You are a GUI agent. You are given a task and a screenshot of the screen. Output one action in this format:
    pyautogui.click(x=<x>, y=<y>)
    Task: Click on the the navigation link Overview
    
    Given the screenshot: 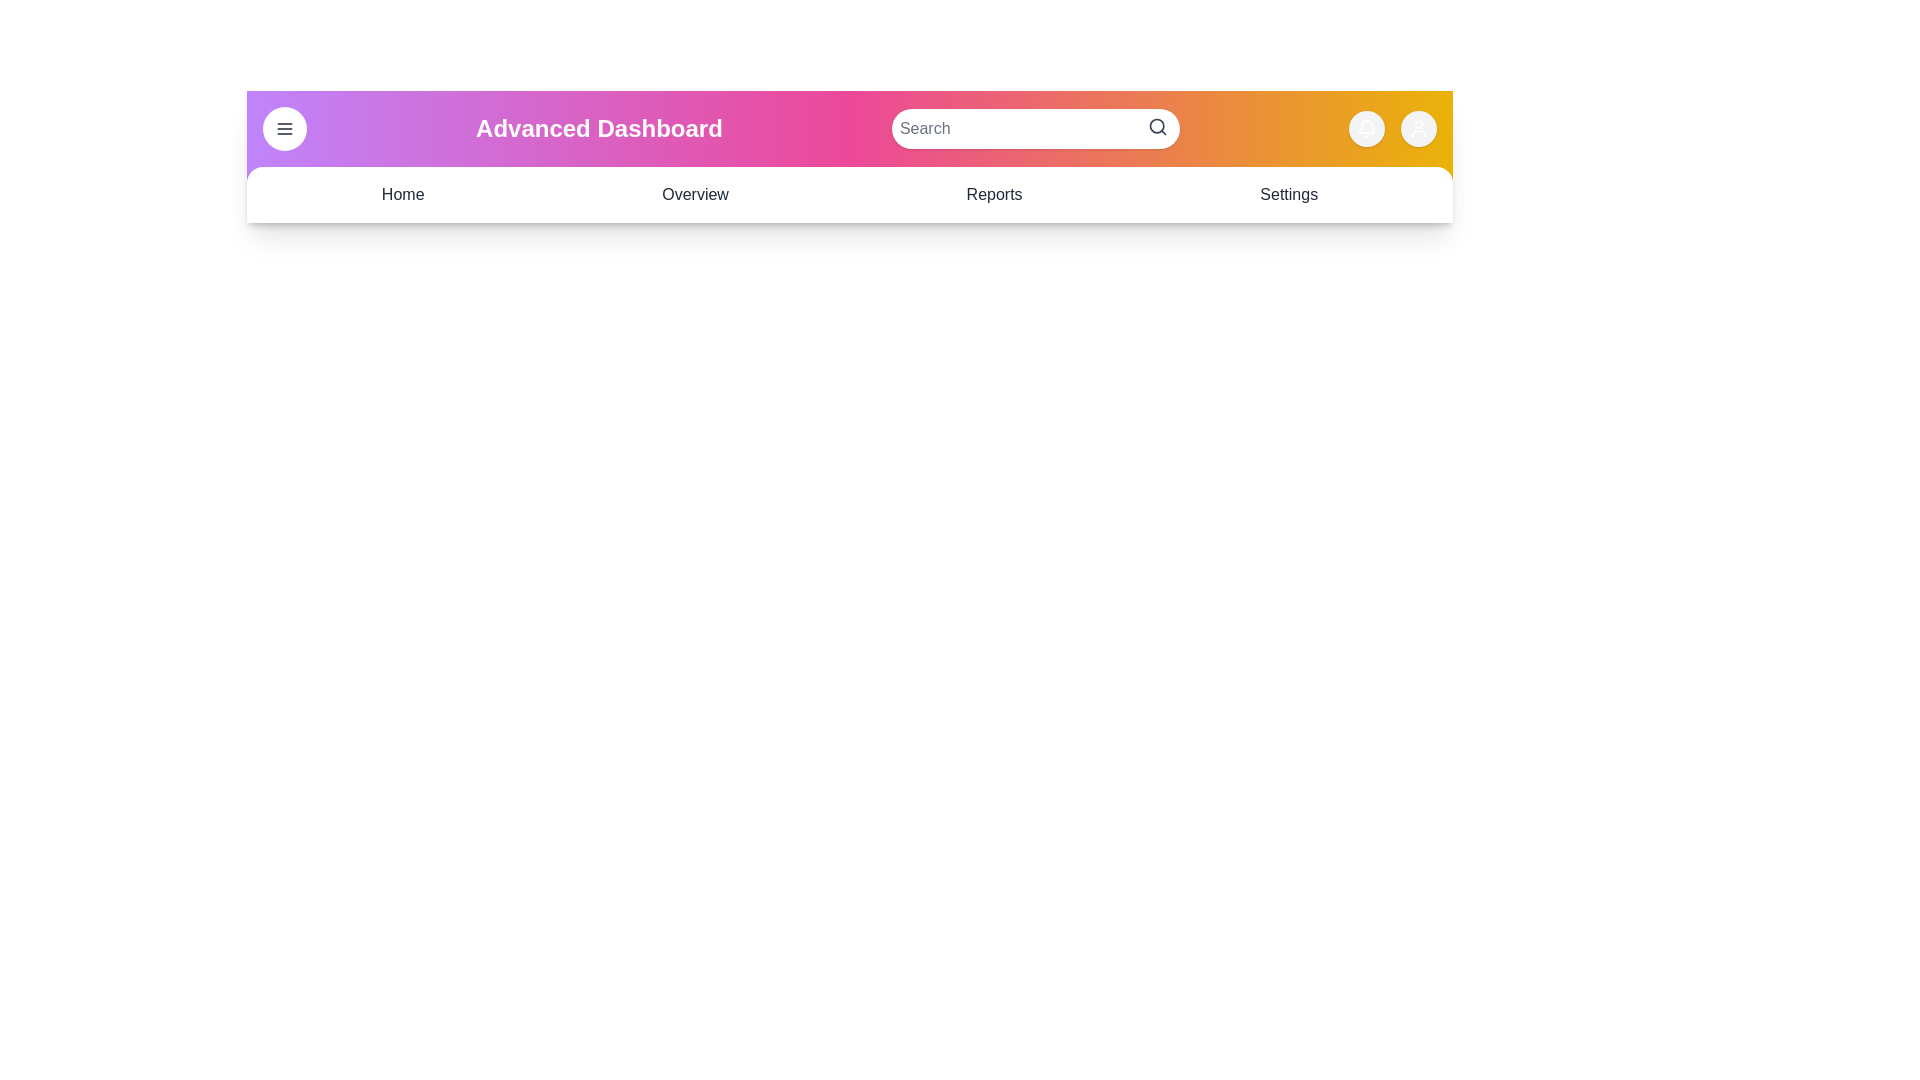 What is the action you would take?
    pyautogui.click(x=695, y=195)
    